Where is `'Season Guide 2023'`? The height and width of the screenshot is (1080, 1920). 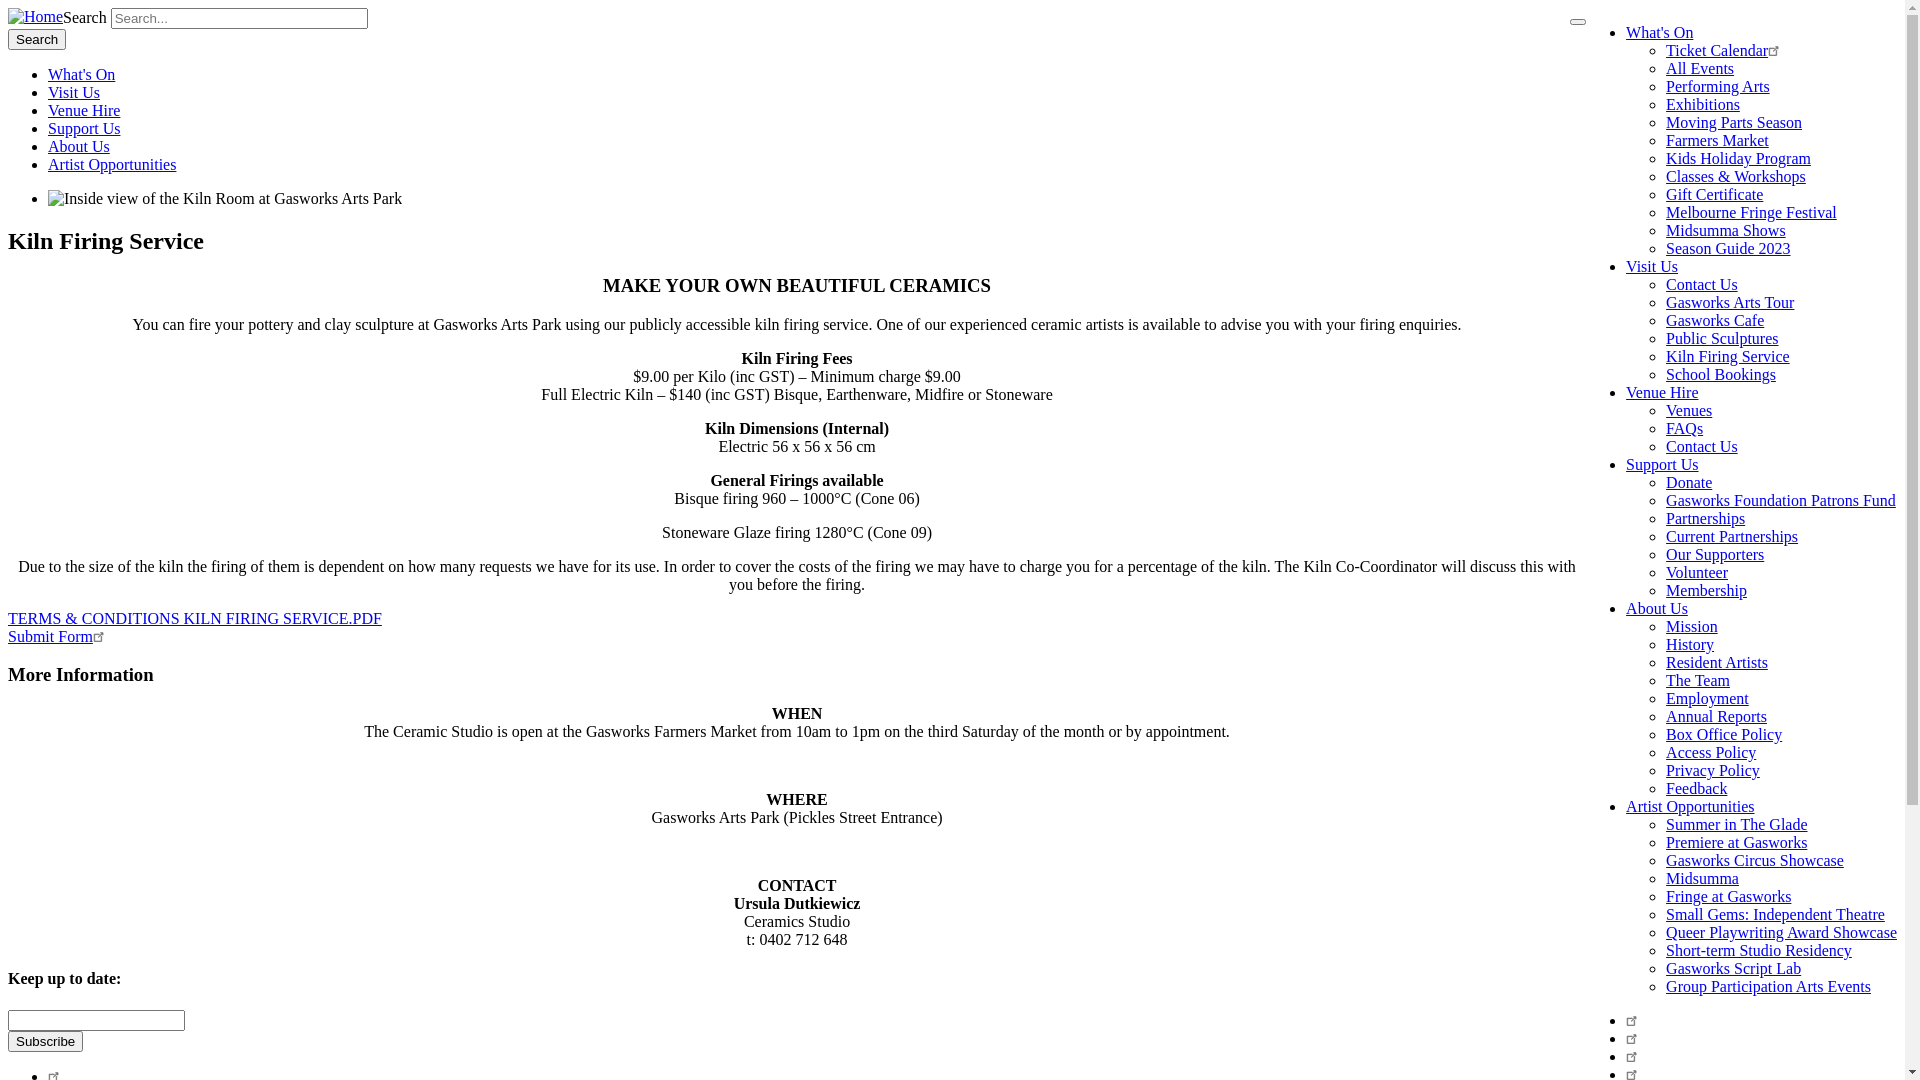
'Season Guide 2023' is located at coordinates (1727, 247).